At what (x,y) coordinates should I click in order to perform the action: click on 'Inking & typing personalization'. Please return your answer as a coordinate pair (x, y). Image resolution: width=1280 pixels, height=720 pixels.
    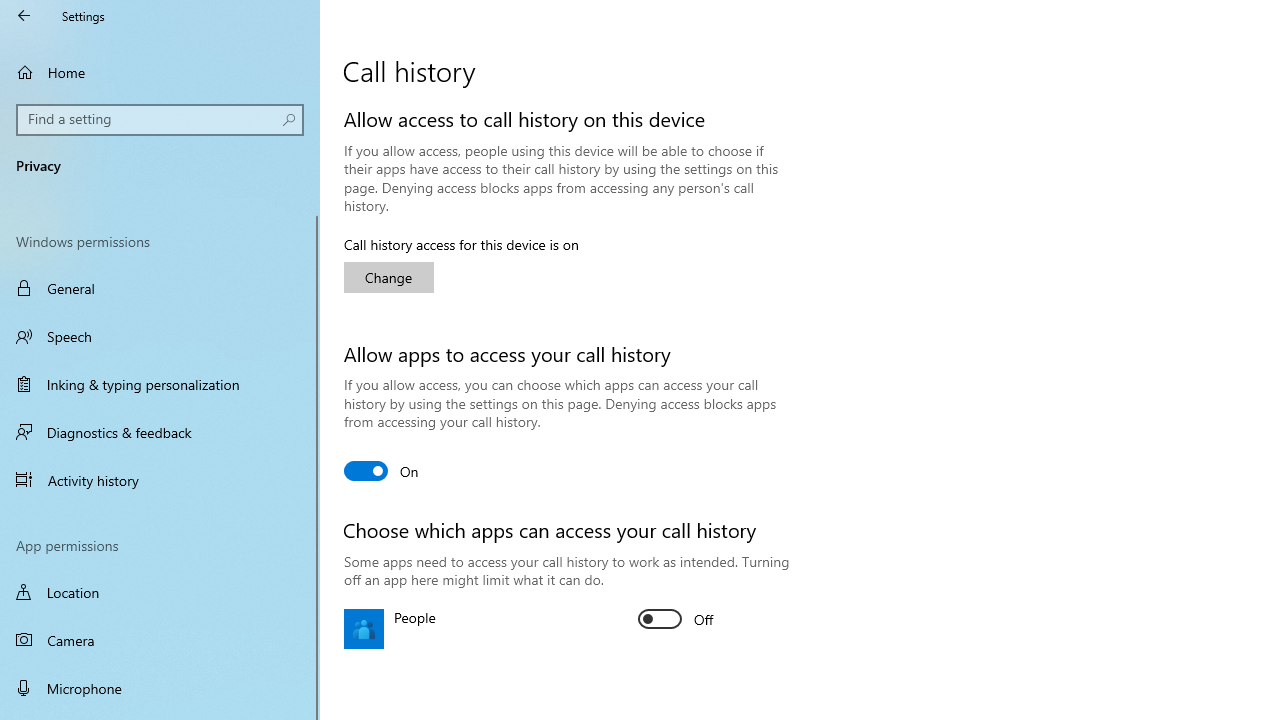
    Looking at the image, I should click on (160, 384).